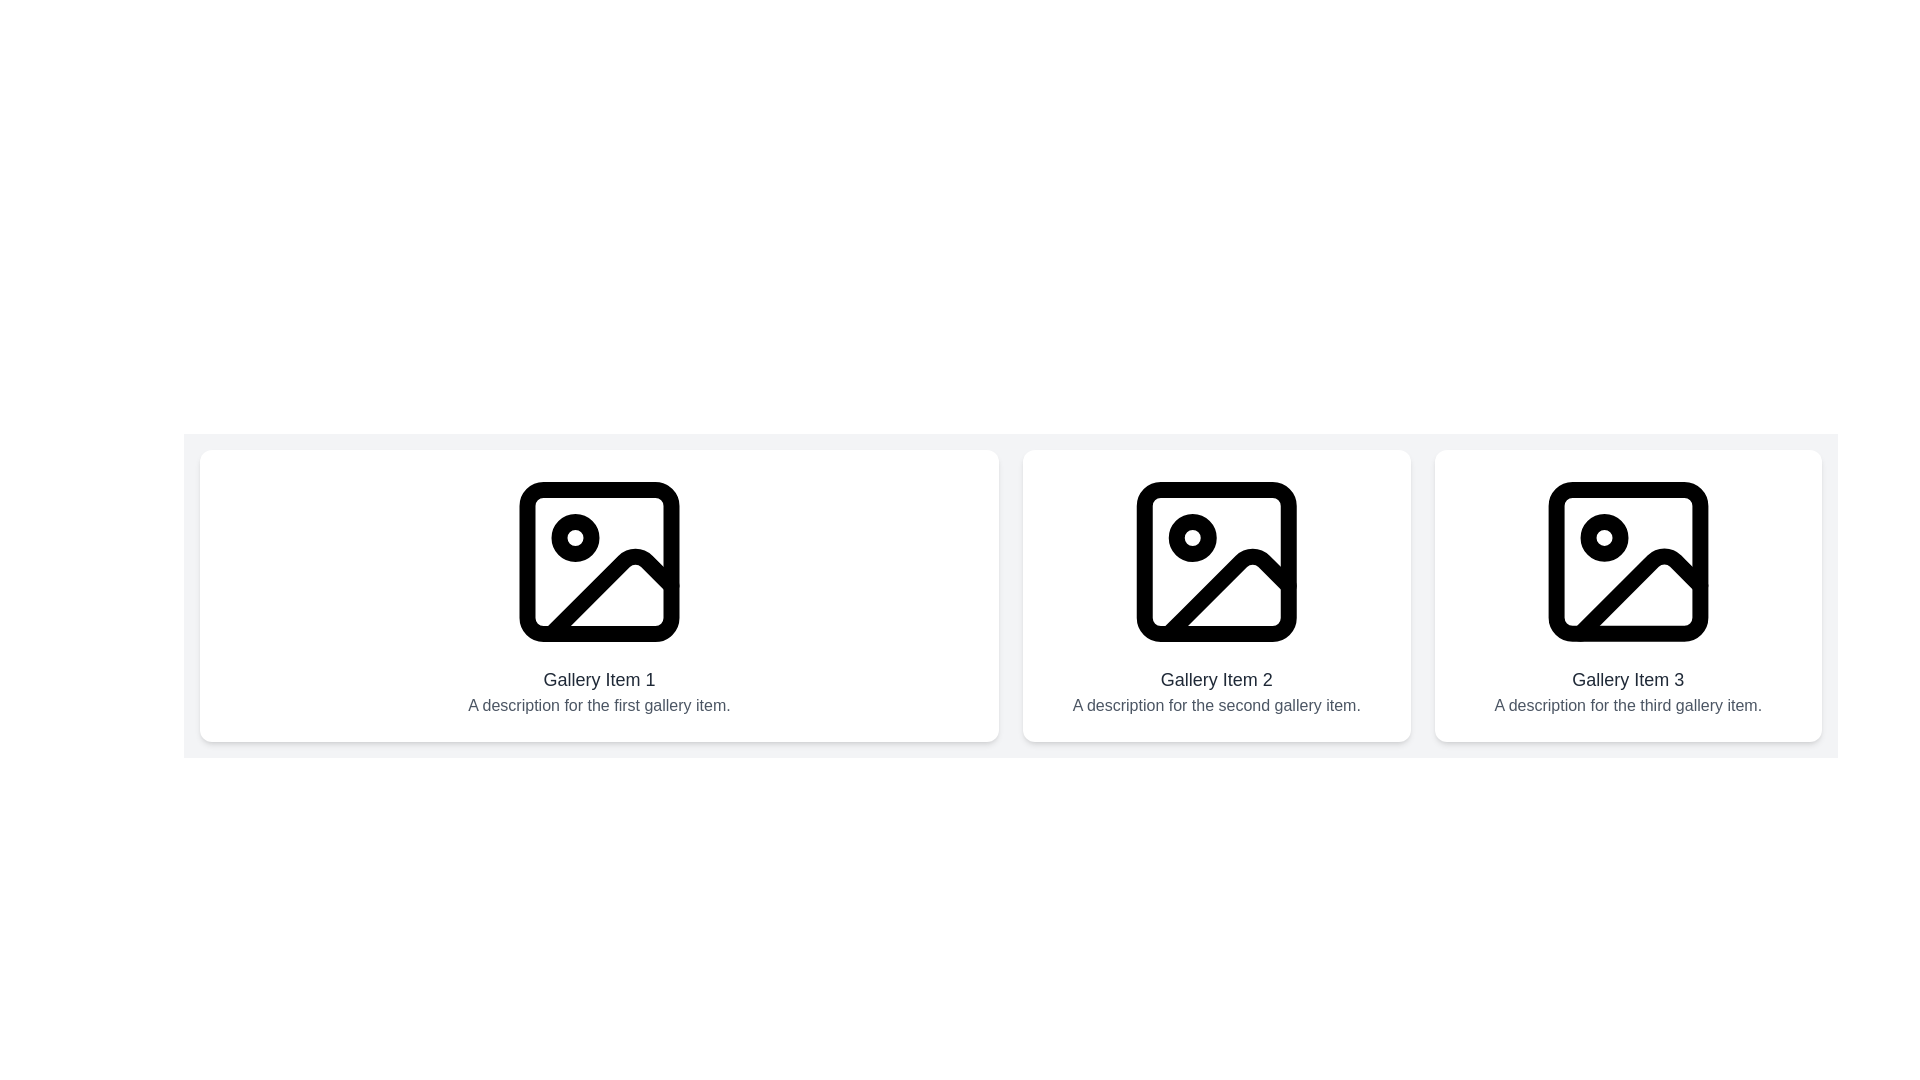  Describe the element at coordinates (1628, 704) in the screenshot. I see `the descriptive text label for the third gallery item, which provides contextual information about the gallery content` at that location.